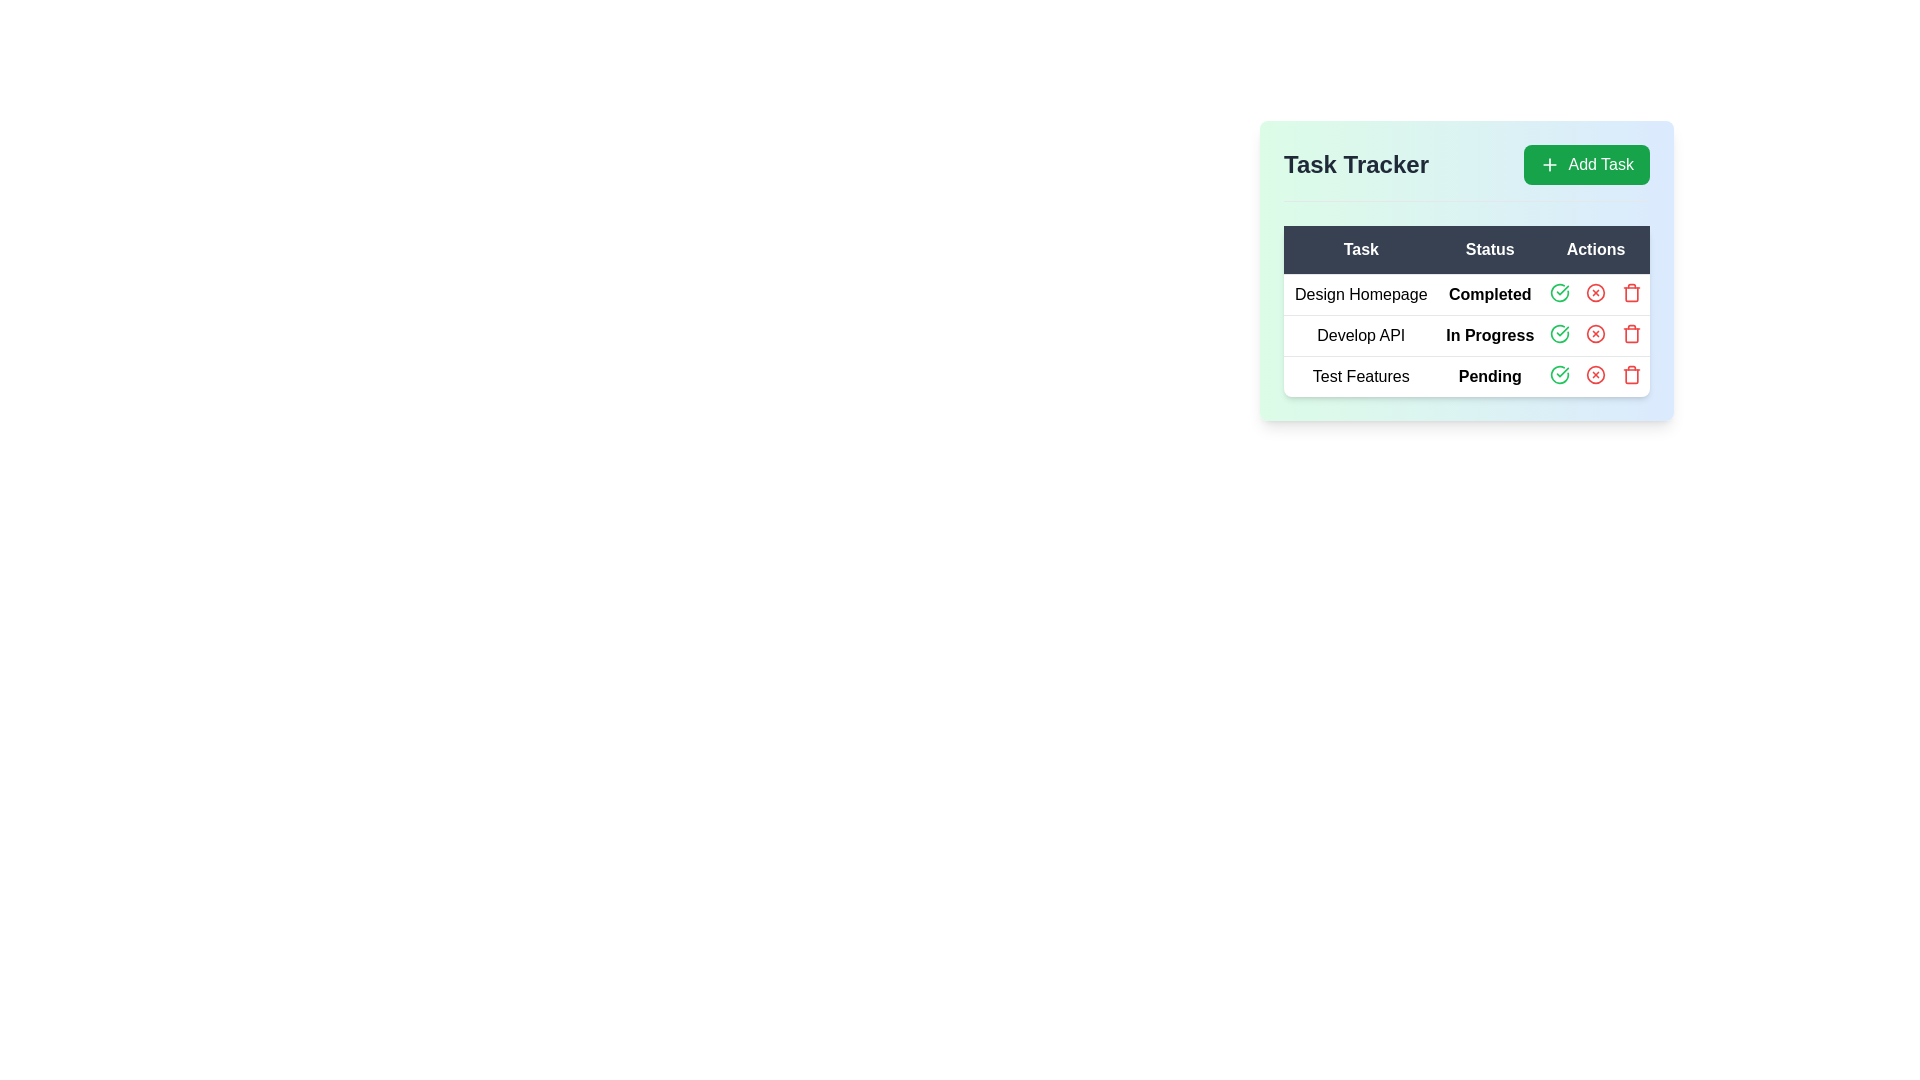  I want to click on the status label displaying 'In Progress' for the 'Develop API' task in the task tracker, so click(1490, 334).